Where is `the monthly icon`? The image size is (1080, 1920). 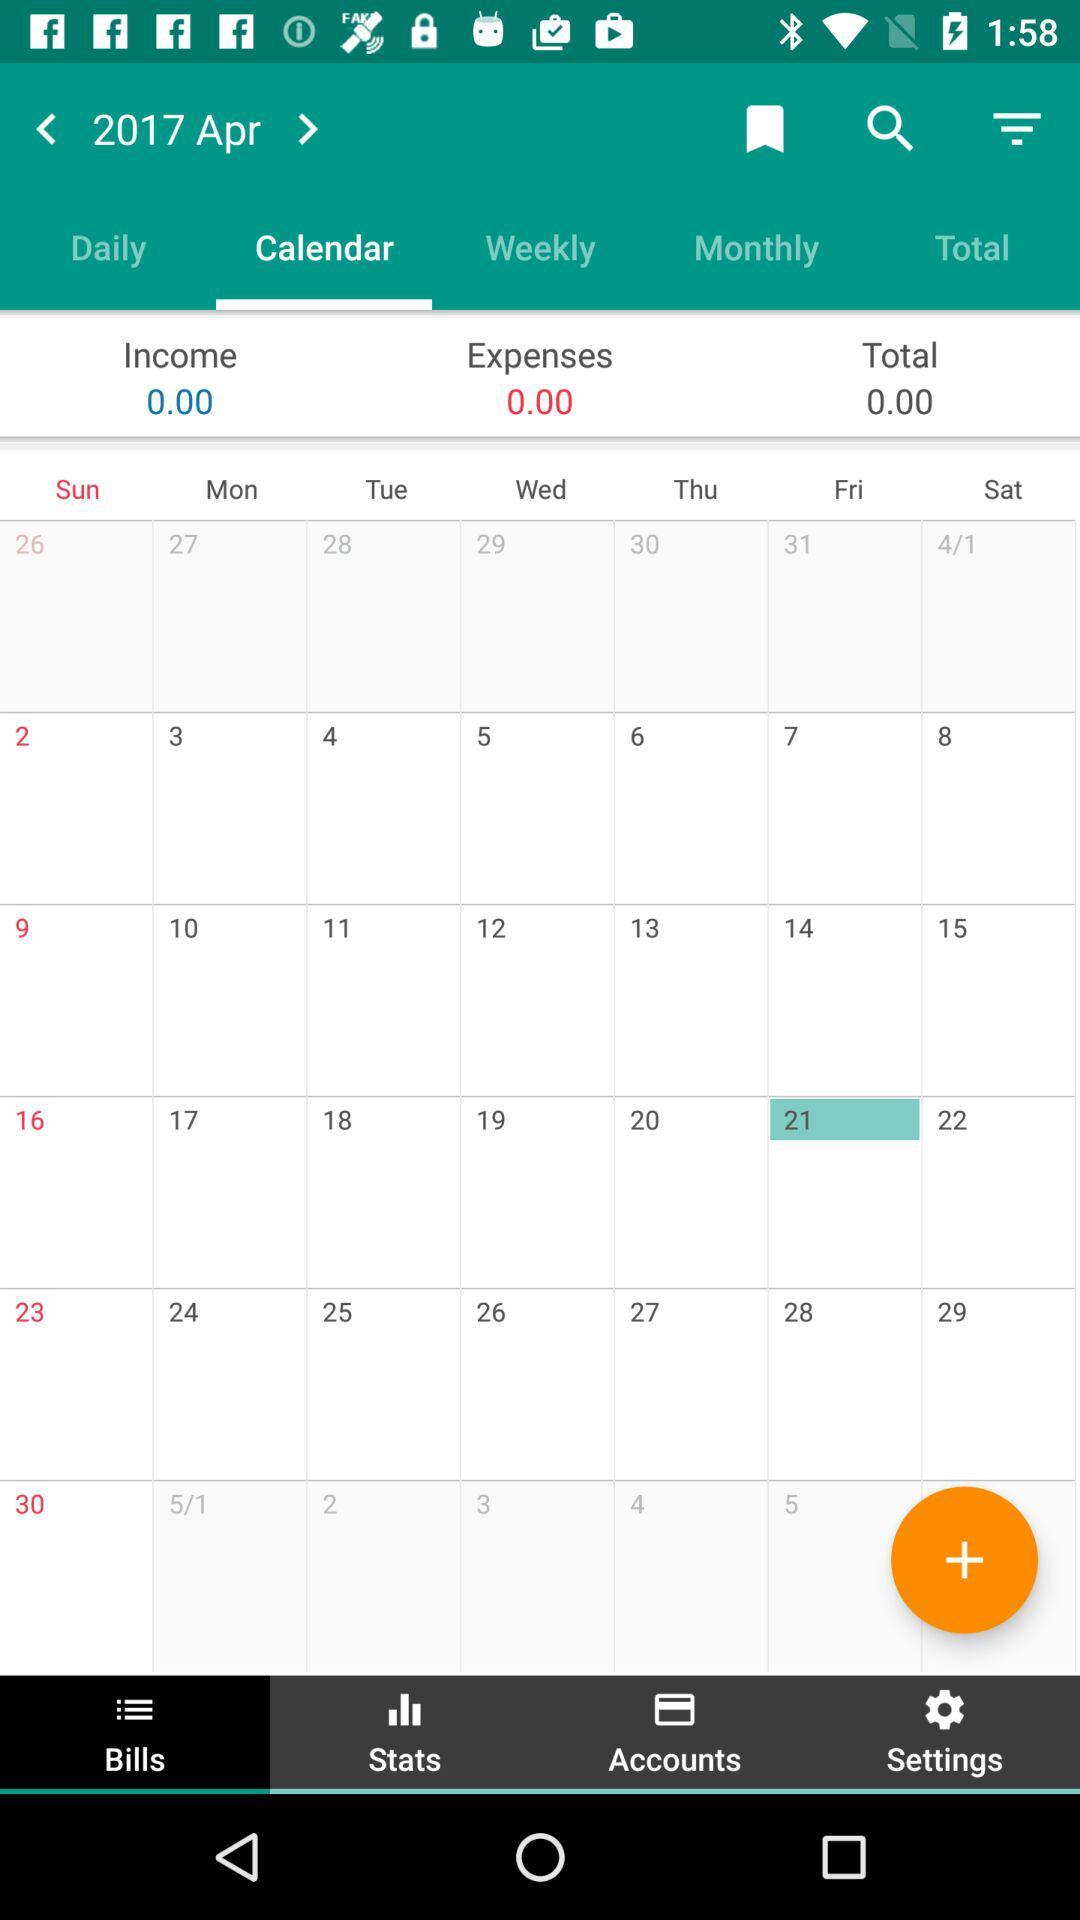
the monthly icon is located at coordinates (756, 245).